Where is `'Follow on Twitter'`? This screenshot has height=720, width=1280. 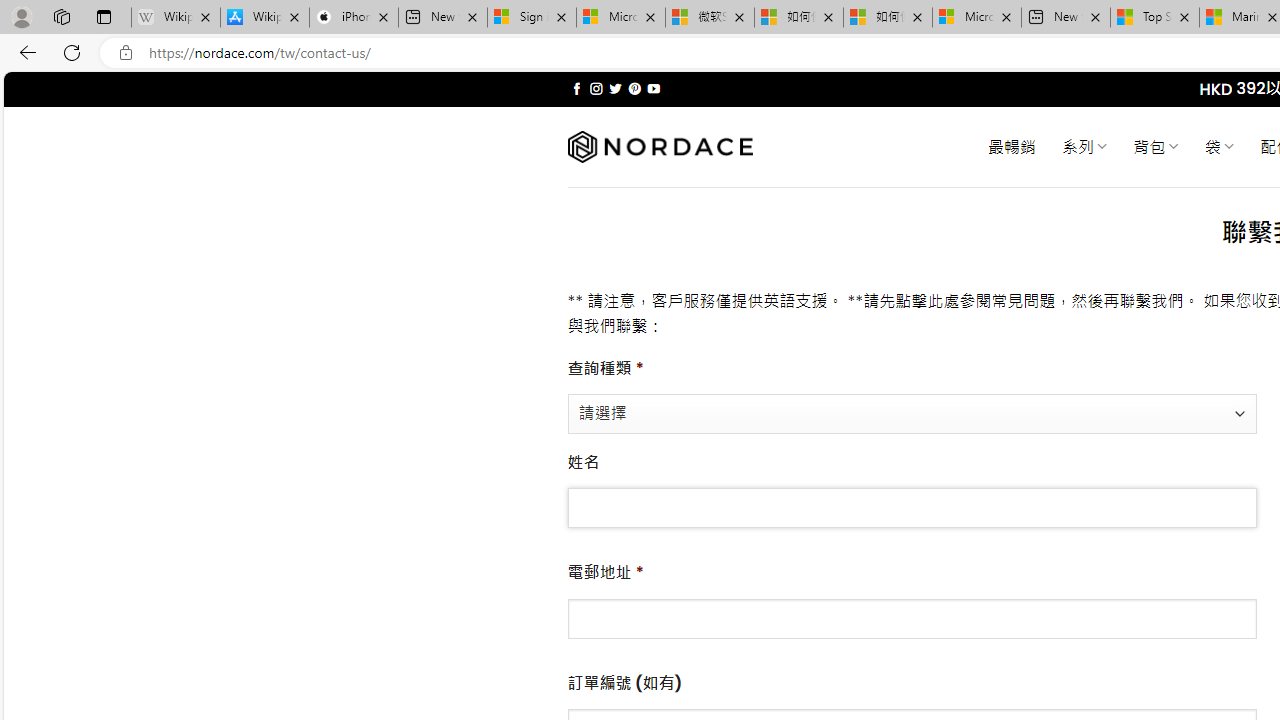
'Follow on Twitter' is located at coordinates (614, 88).